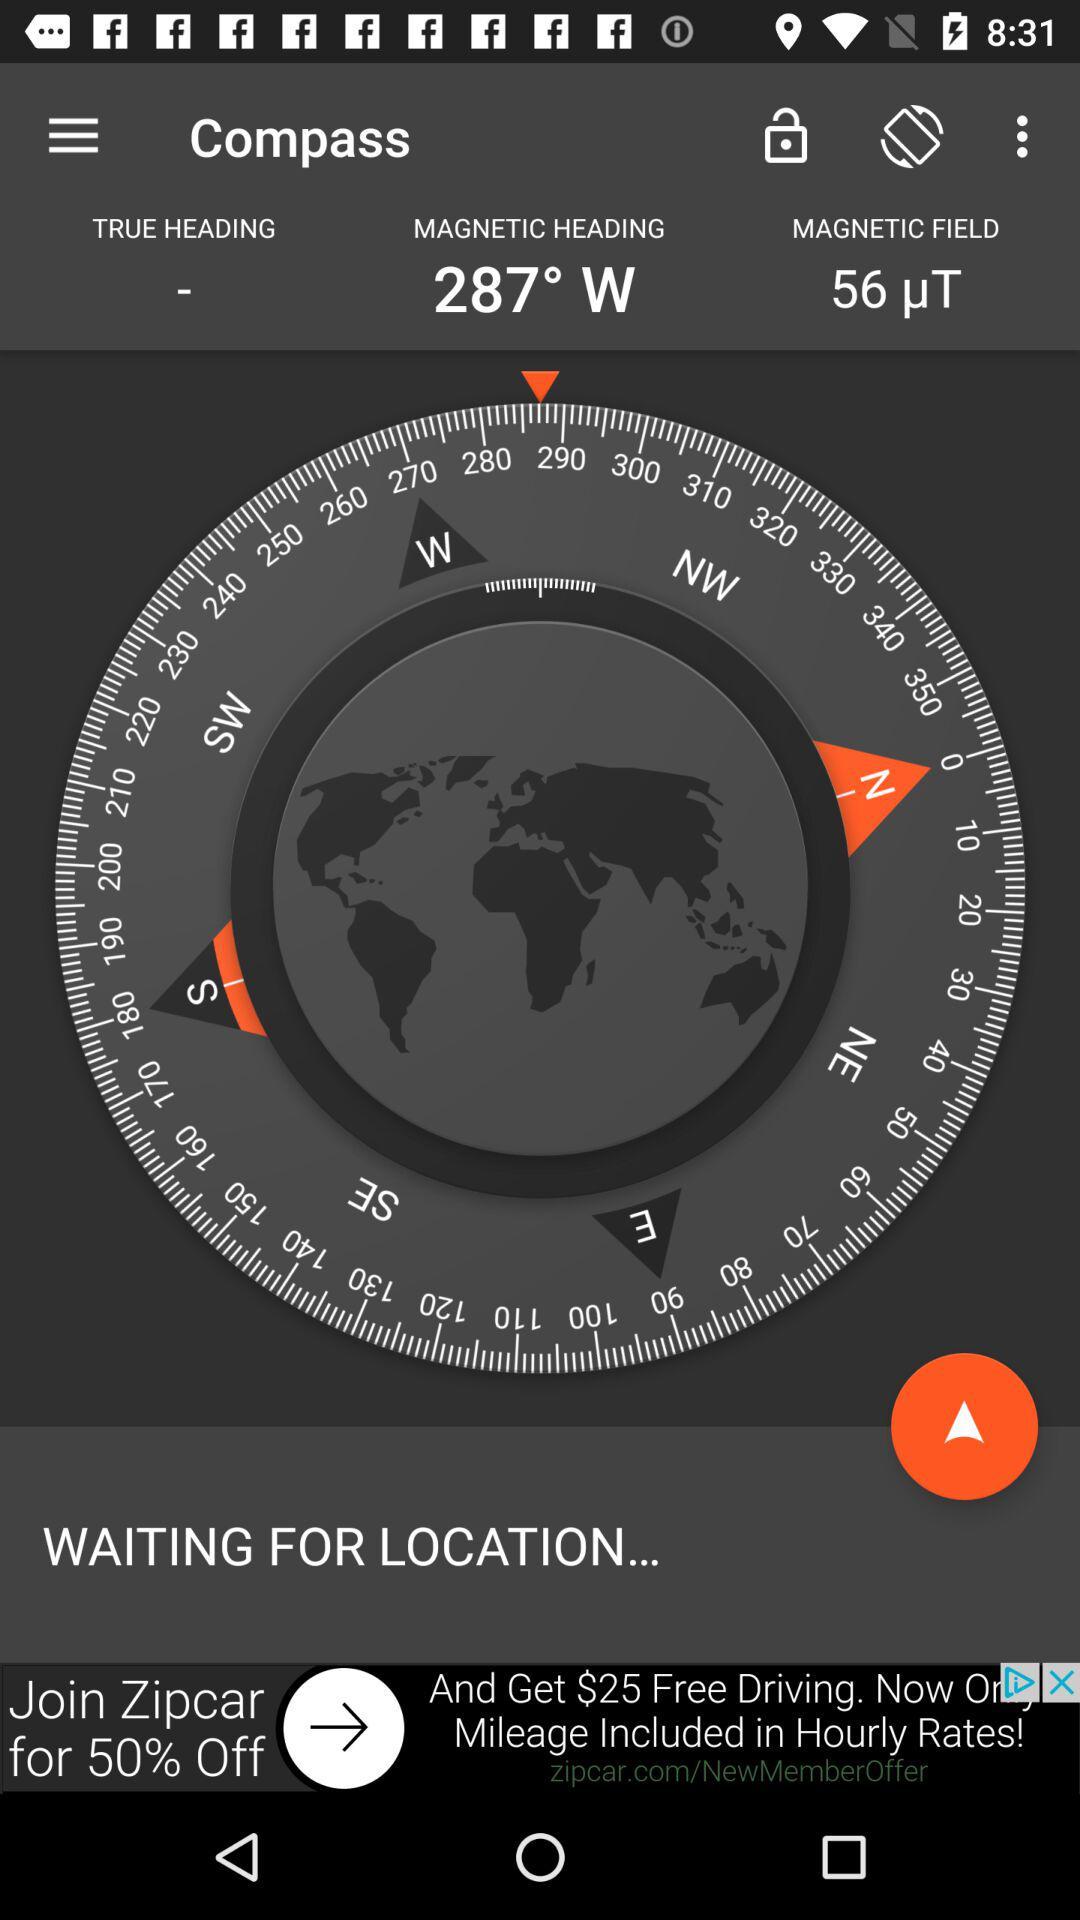 This screenshot has height=1920, width=1080. Describe the element at coordinates (963, 1425) in the screenshot. I see `going to top page` at that location.